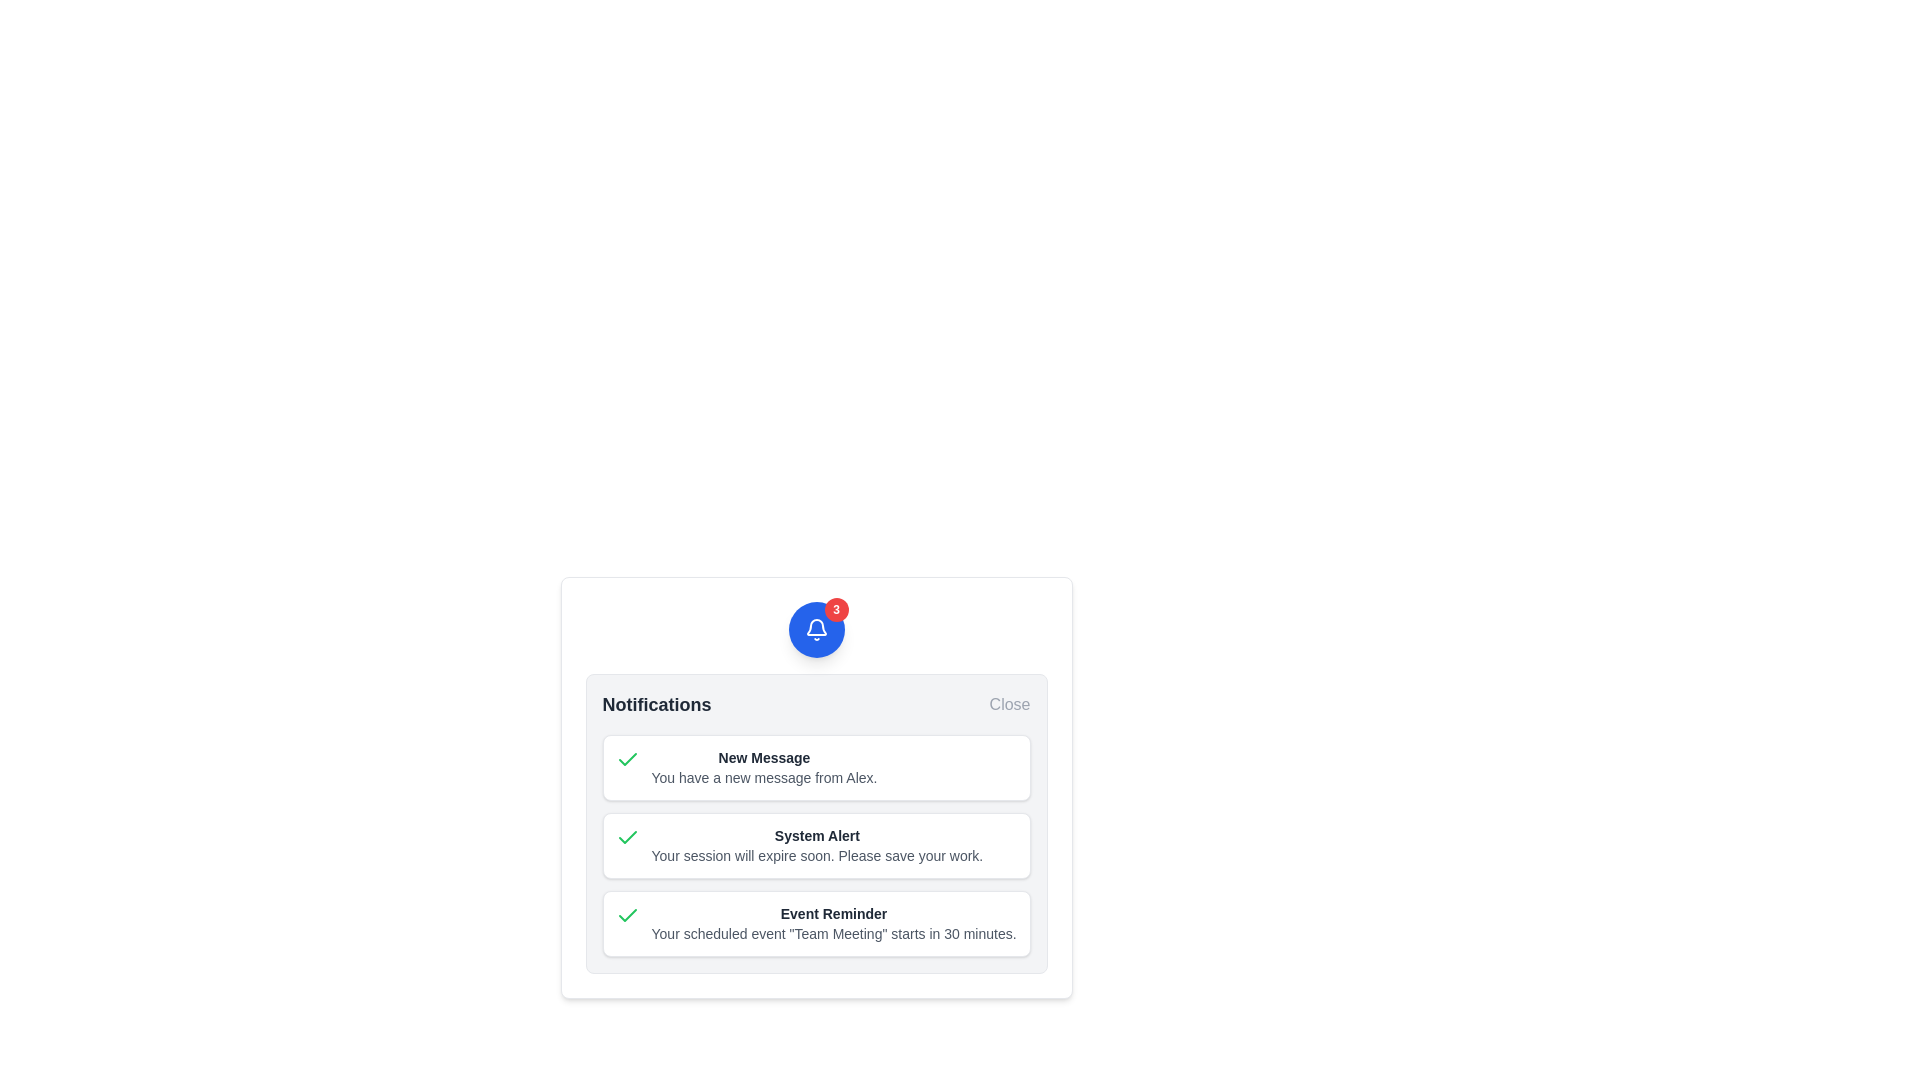 The width and height of the screenshot is (1920, 1080). What do you see at coordinates (763, 758) in the screenshot?
I see `the bold text label displaying 'New Message' at the top of the first notification card in the notifications popup` at bounding box center [763, 758].